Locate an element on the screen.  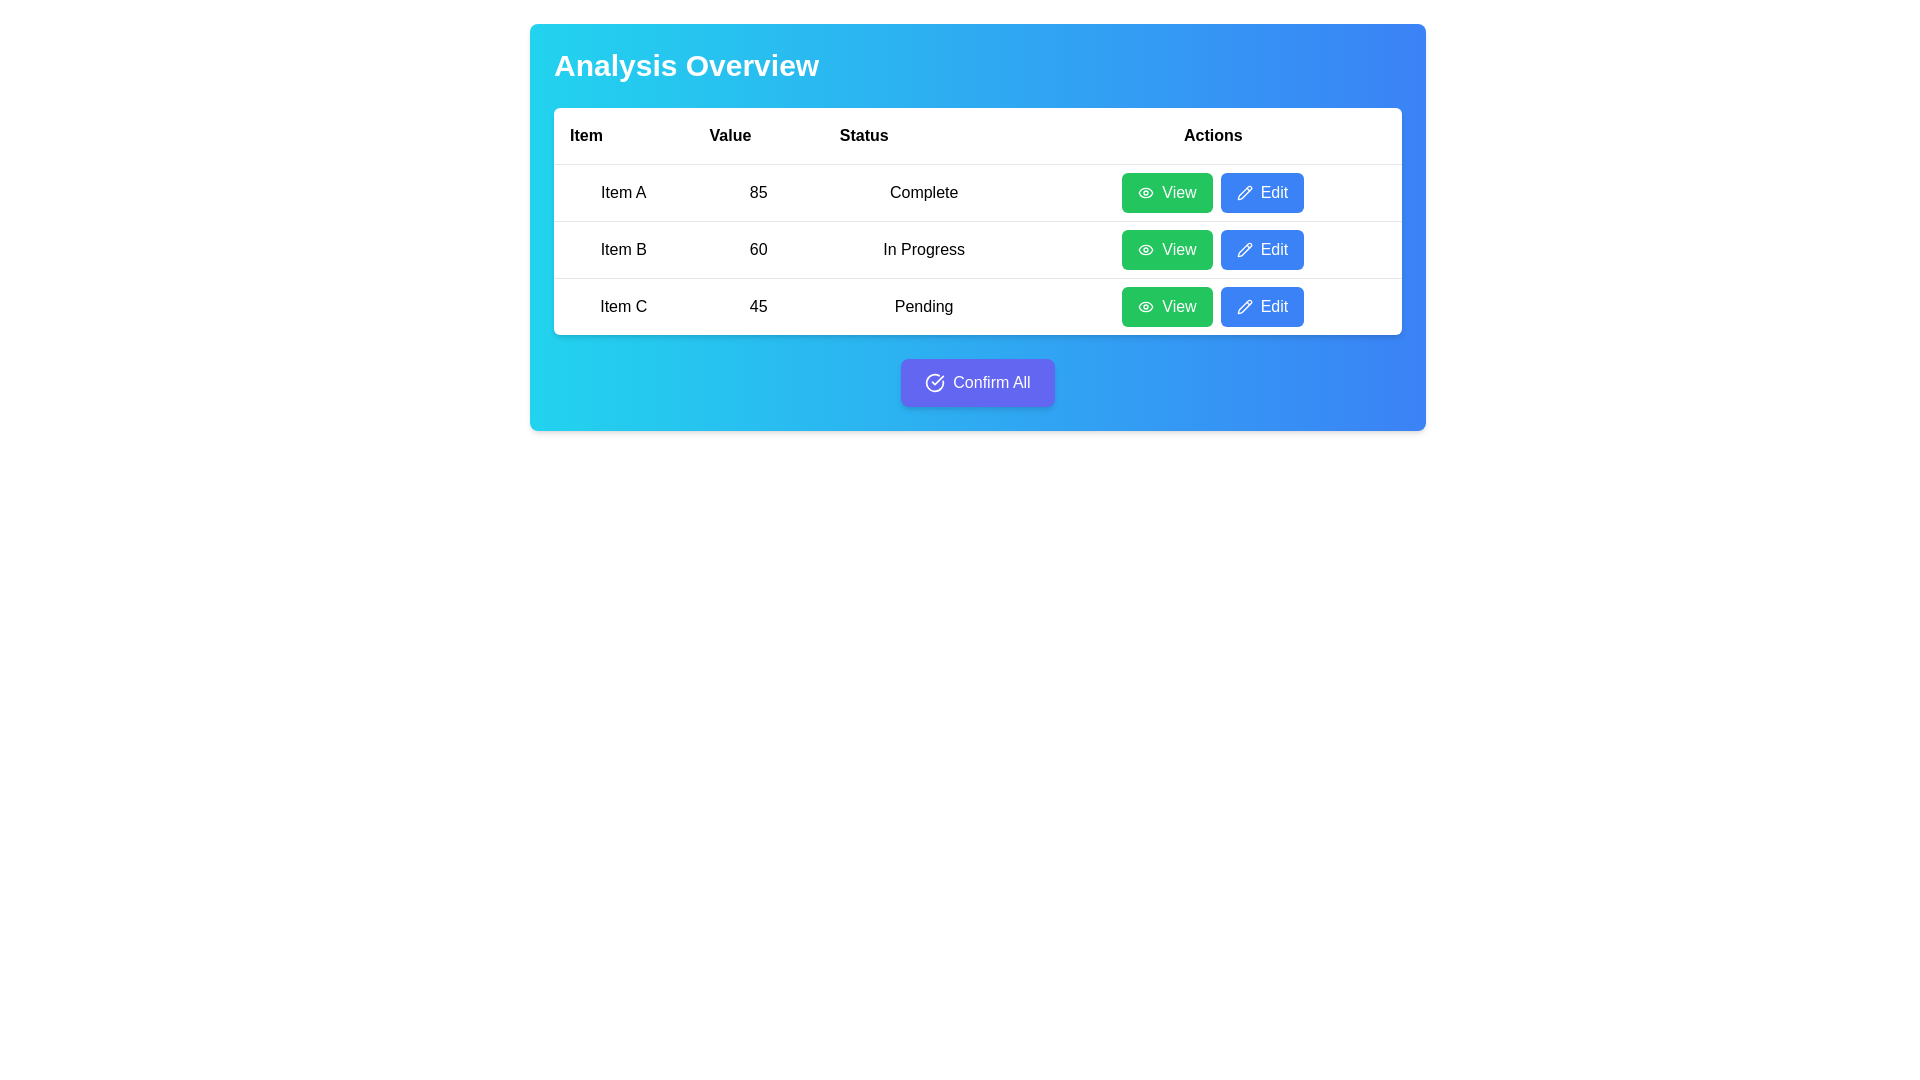
the status text element for 'Item C' located in the 'Status' column of the third row in the table is located at coordinates (923, 306).